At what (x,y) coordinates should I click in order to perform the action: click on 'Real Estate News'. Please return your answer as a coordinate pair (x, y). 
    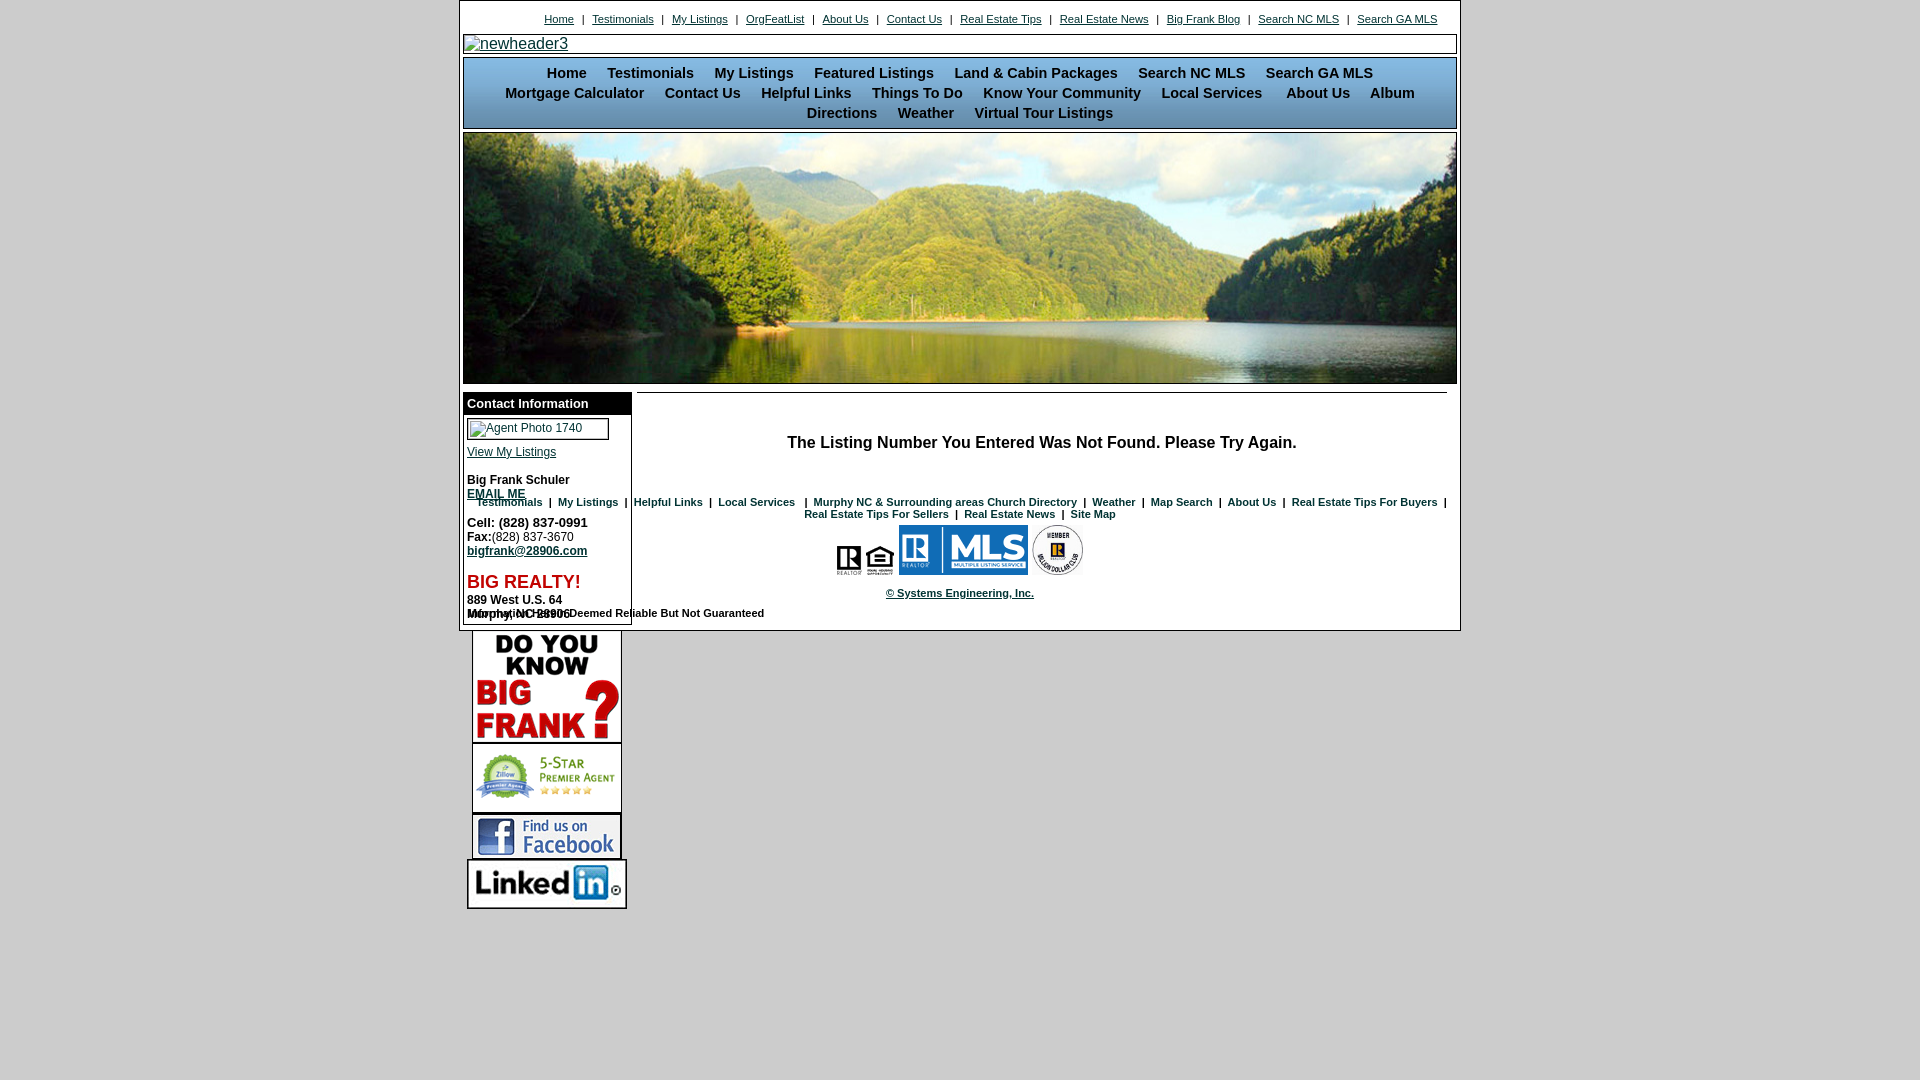
    Looking at the image, I should click on (1009, 512).